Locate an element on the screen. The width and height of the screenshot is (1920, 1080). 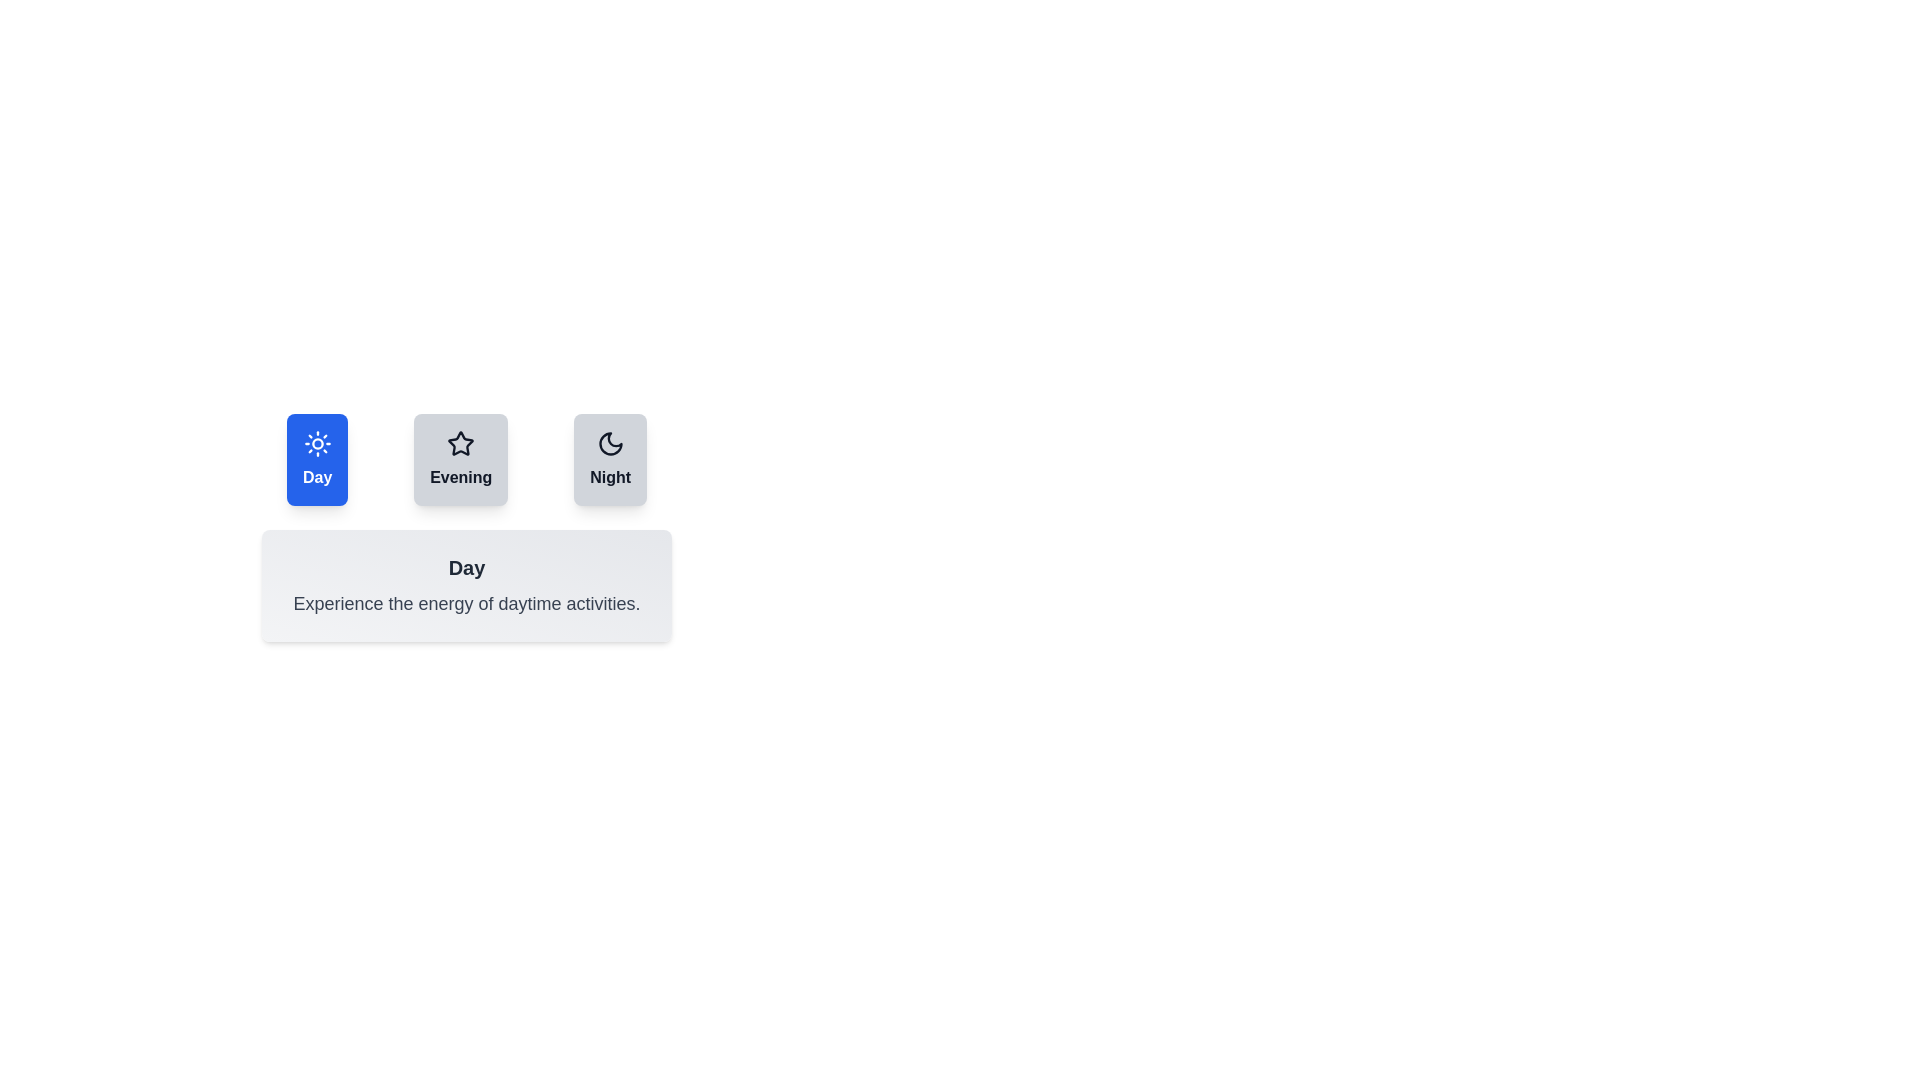
the tab button labeled Evening to observe the hover effect is located at coordinates (460, 459).